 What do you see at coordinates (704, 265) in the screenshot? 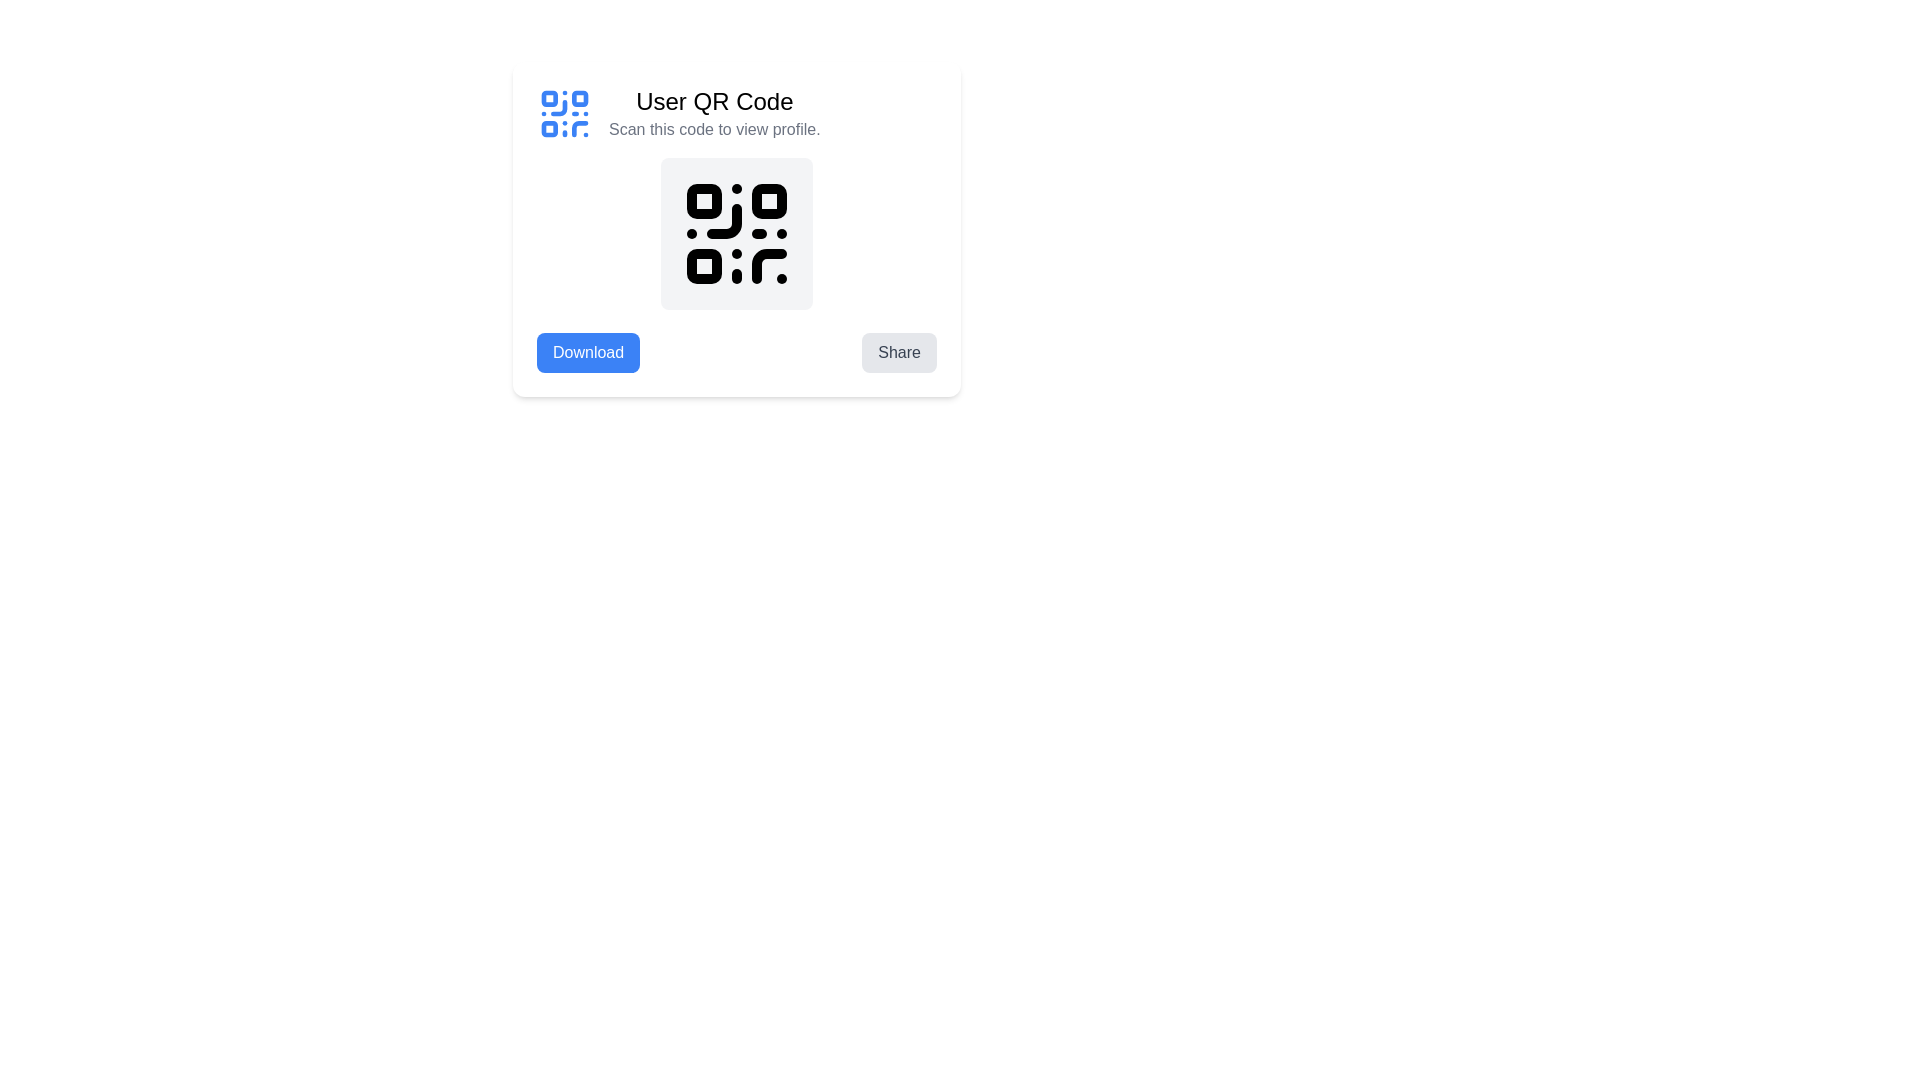
I see `the lower-left square component of the QR code, which is part of the visual design and encoding of the QR code` at bounding box center [704, 265].